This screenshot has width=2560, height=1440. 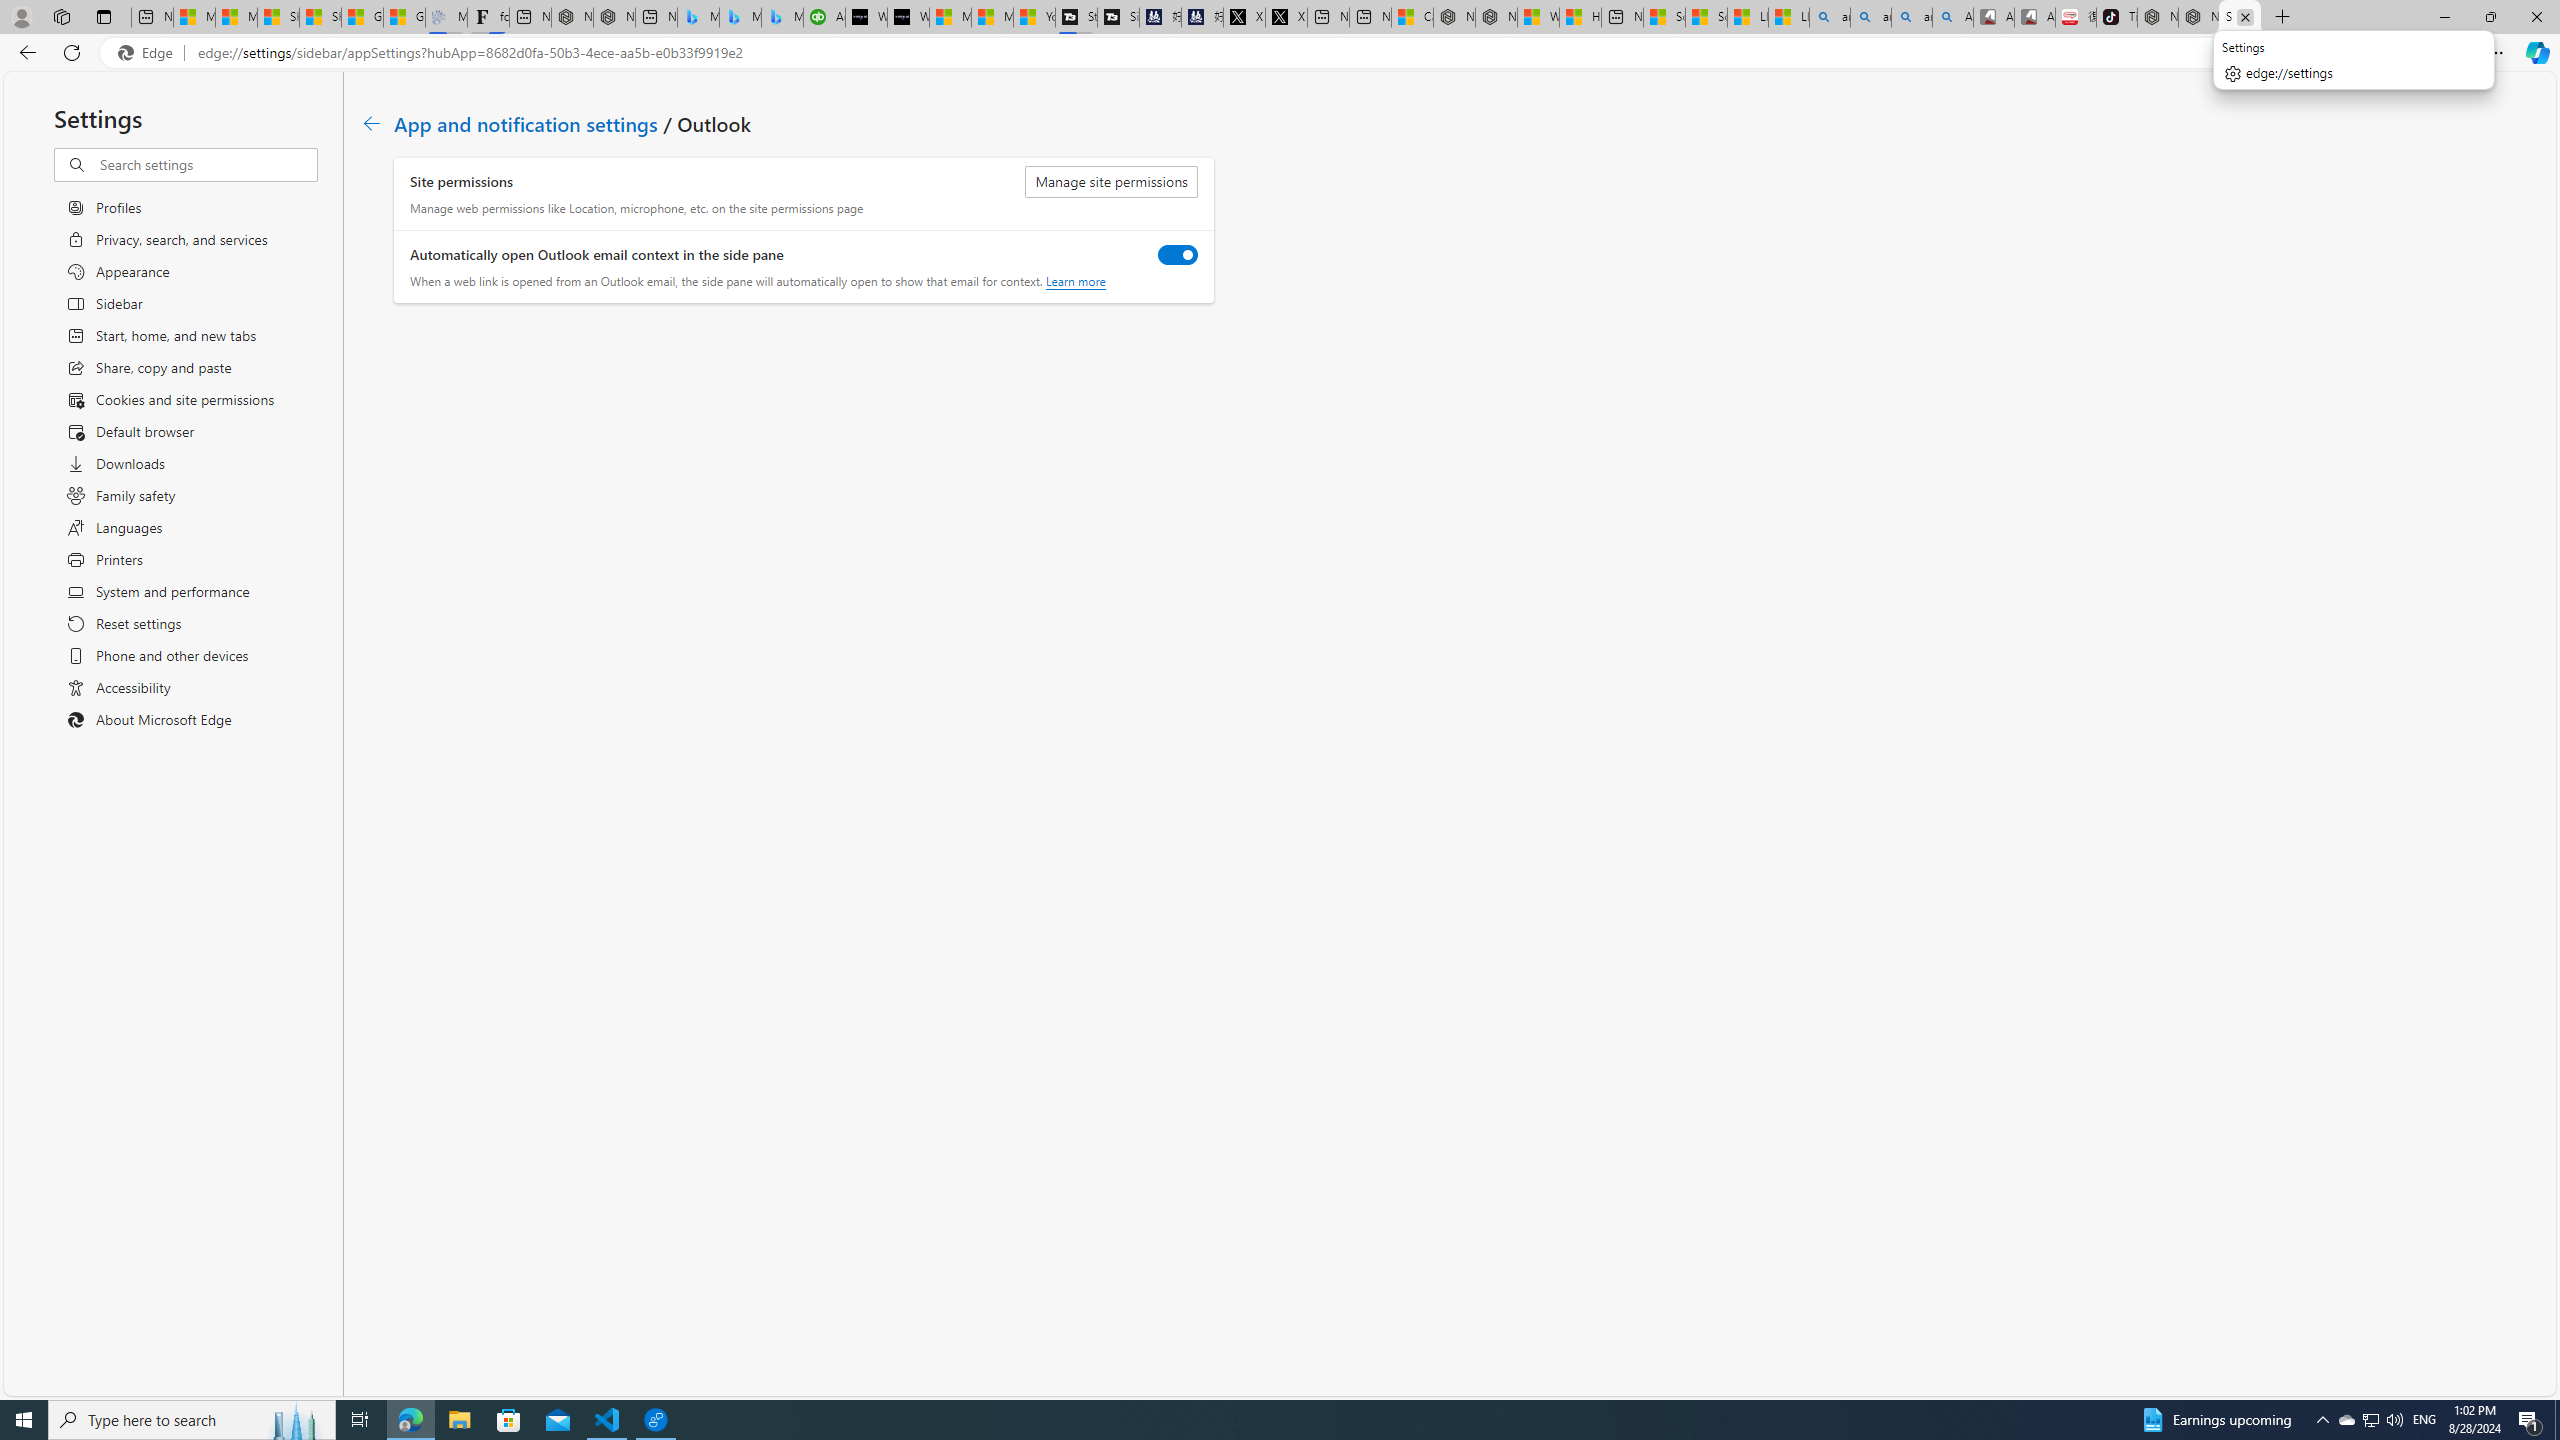 I want to click on 'Search settings', so click(x=207, y=164).